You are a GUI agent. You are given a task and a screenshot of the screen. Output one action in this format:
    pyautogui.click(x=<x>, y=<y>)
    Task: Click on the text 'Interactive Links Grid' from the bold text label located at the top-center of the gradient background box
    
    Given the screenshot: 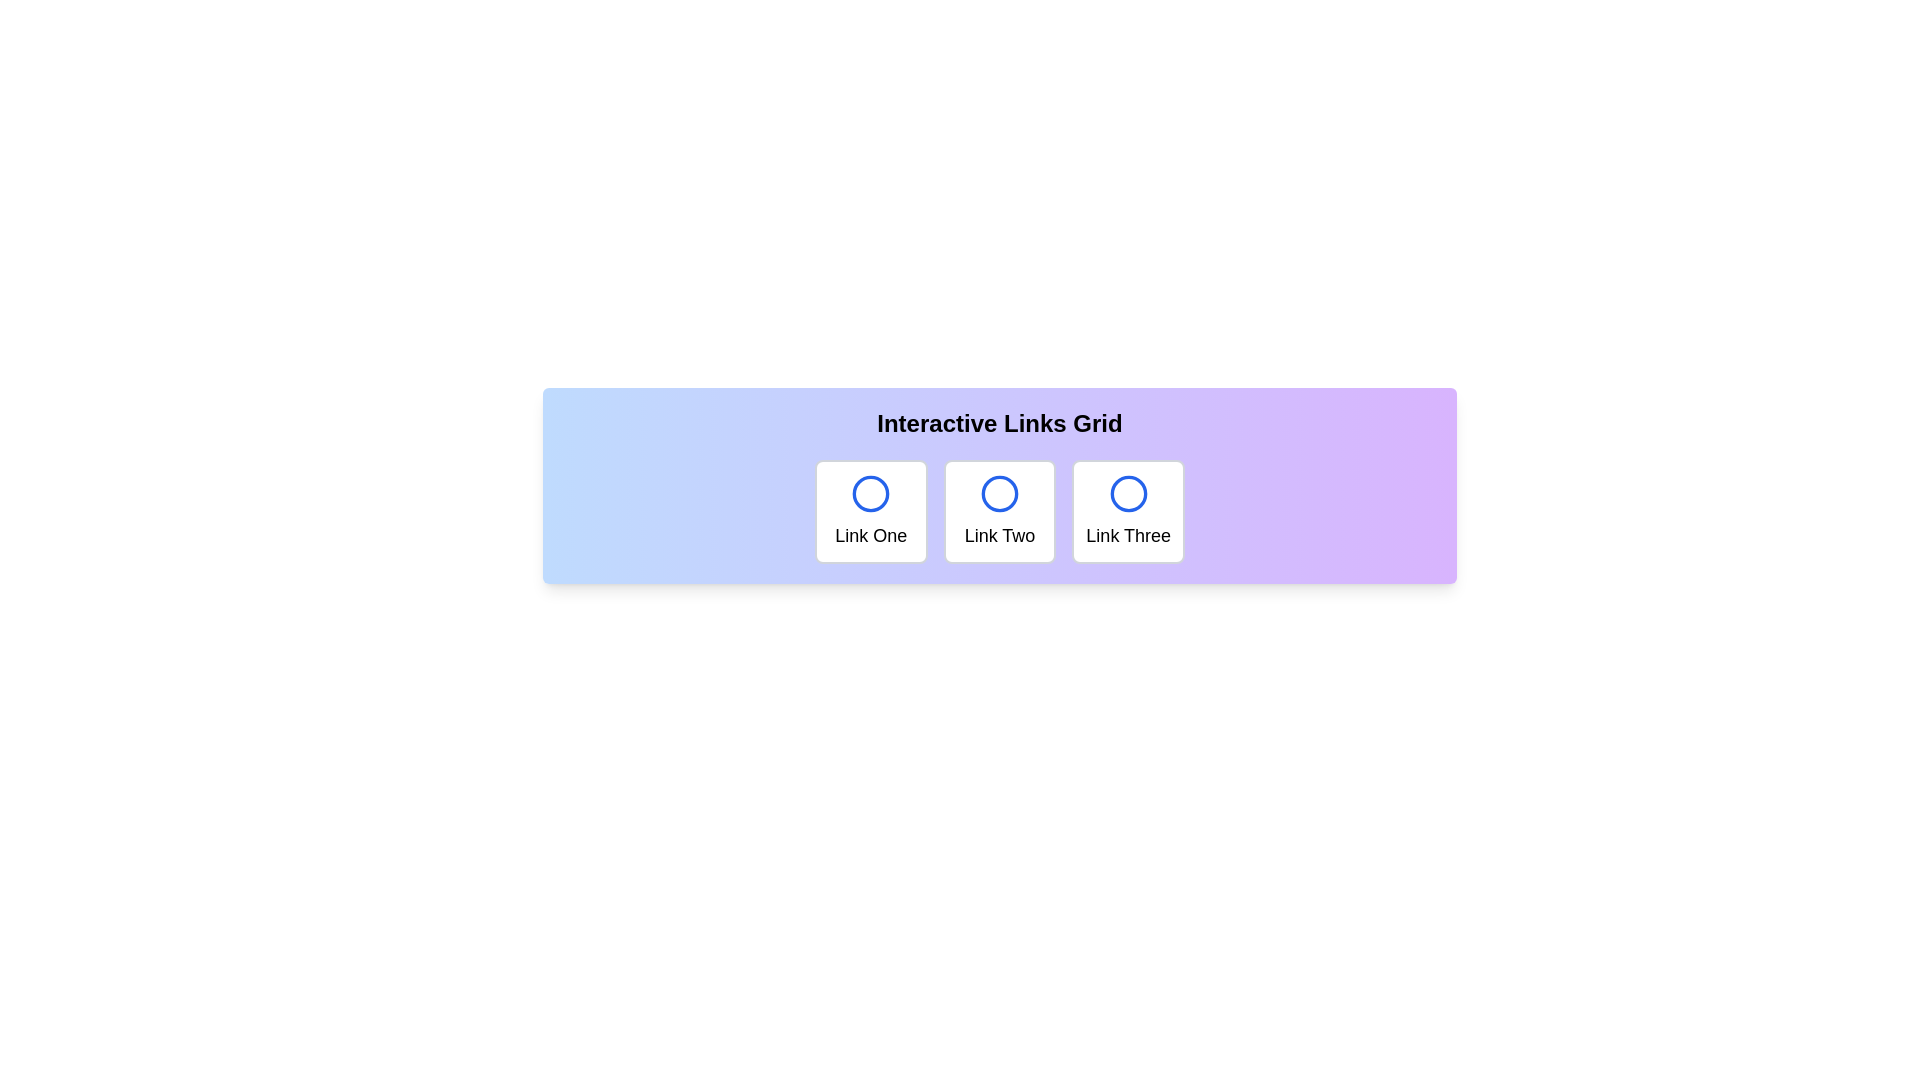 What is the action you would take?
    pyautogui.click(x=999, y=423)
    